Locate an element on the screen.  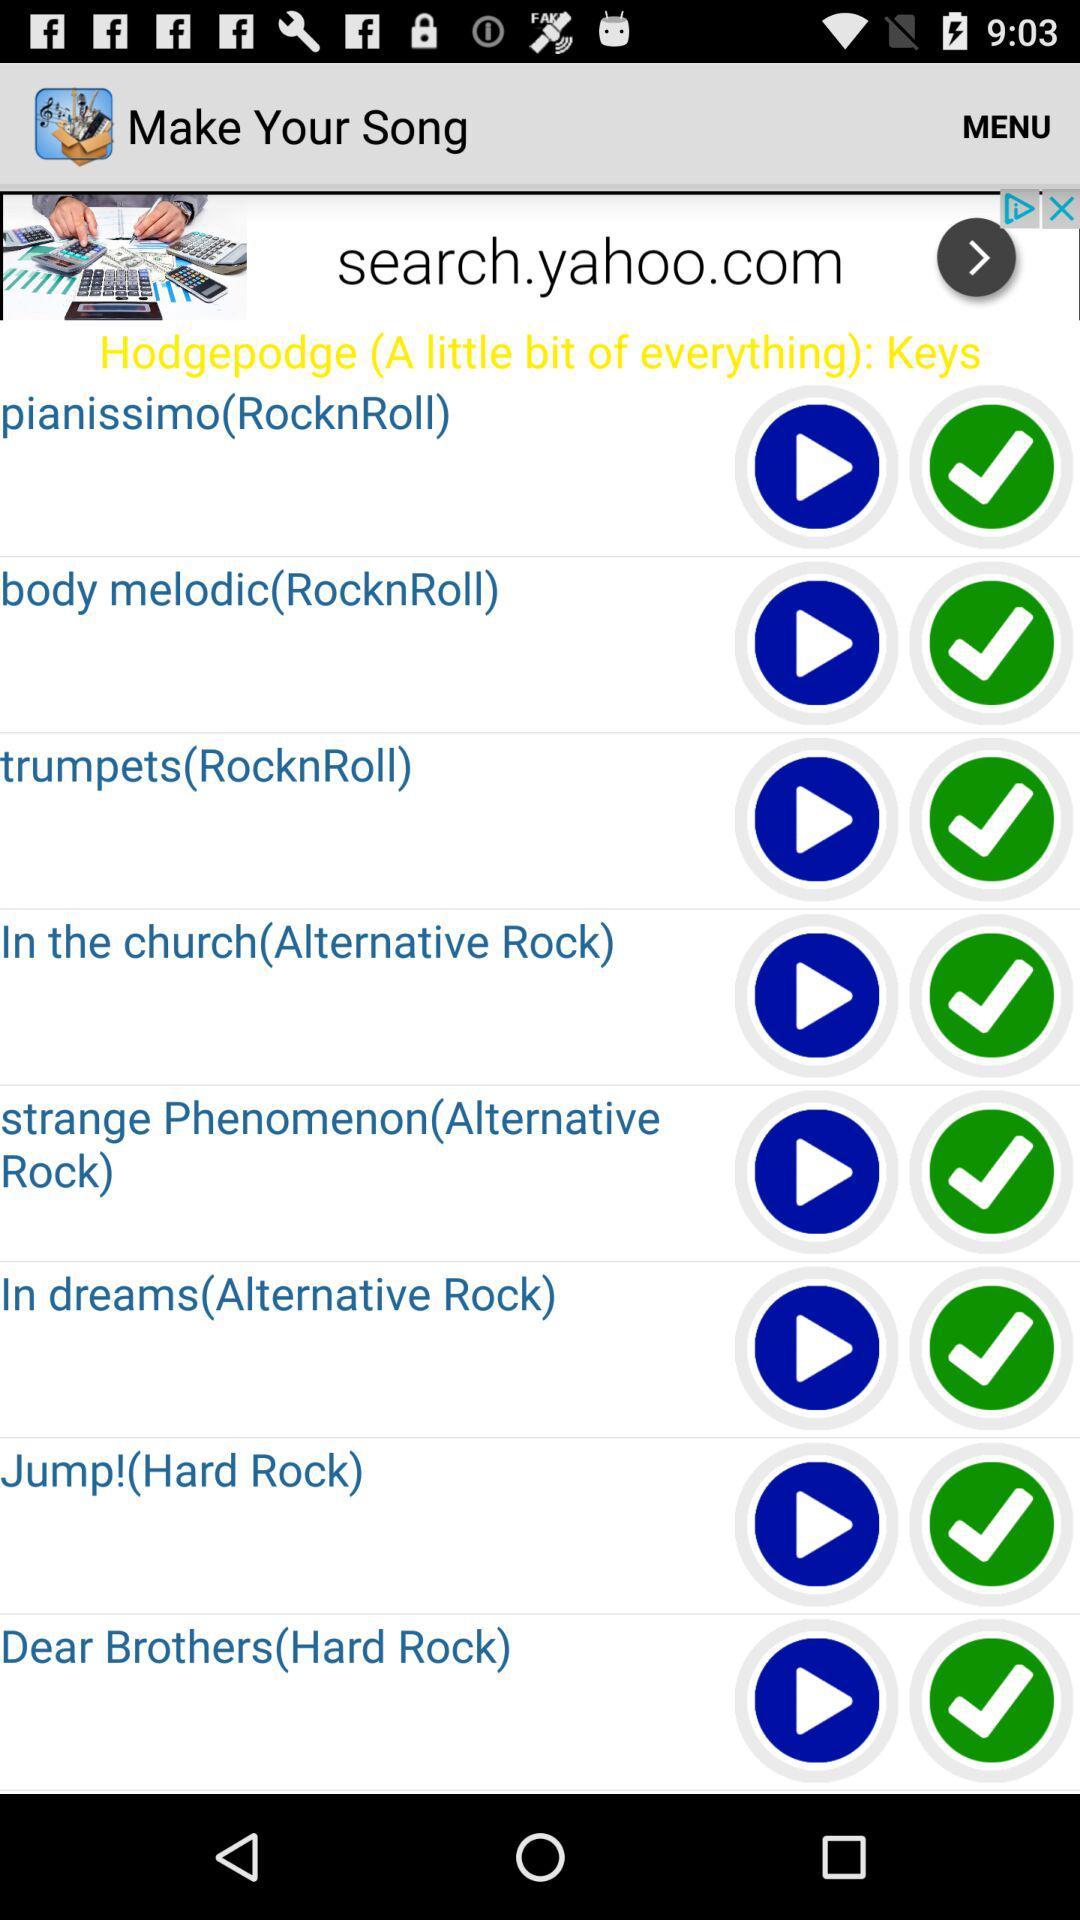
play is located at coordinates (817, 820).